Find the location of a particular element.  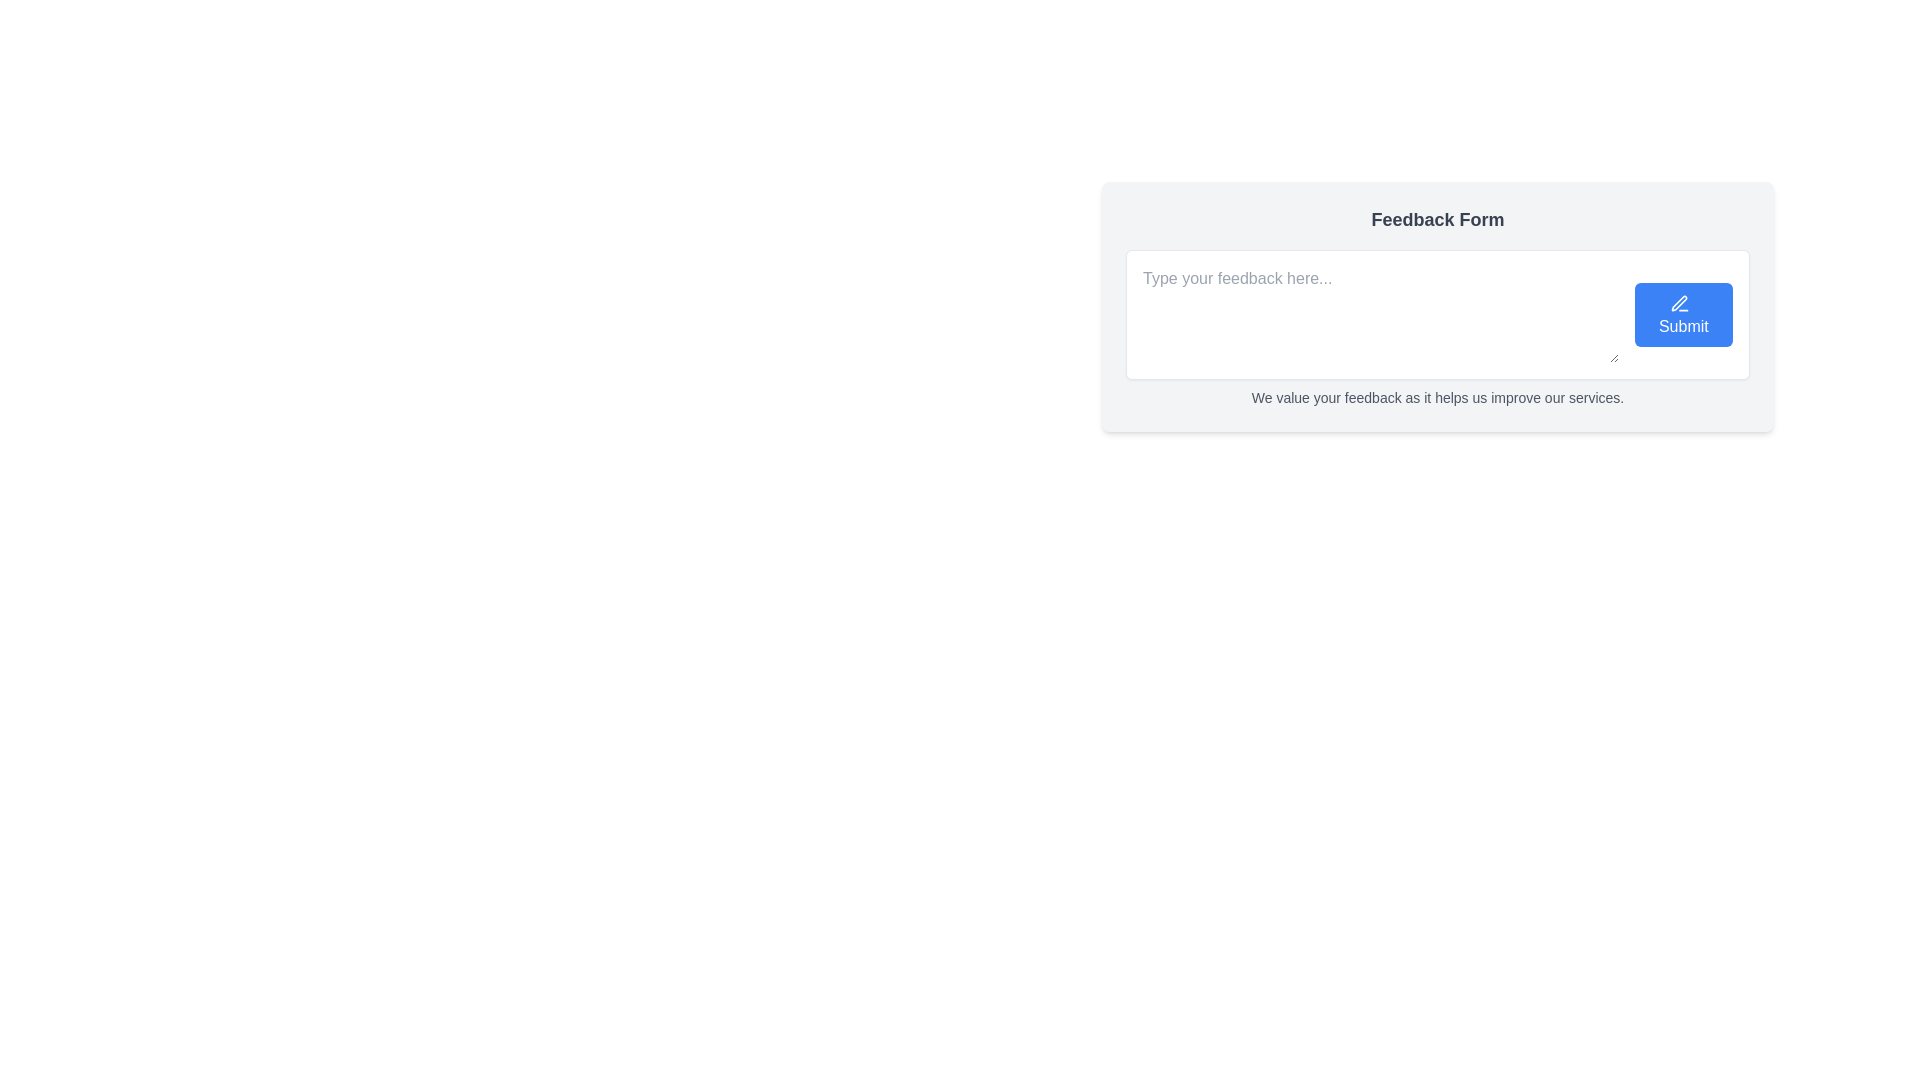

the blue 'Submit' button with rounded corners, which has white text and a pen icon is located at coordinates (1682, 315).